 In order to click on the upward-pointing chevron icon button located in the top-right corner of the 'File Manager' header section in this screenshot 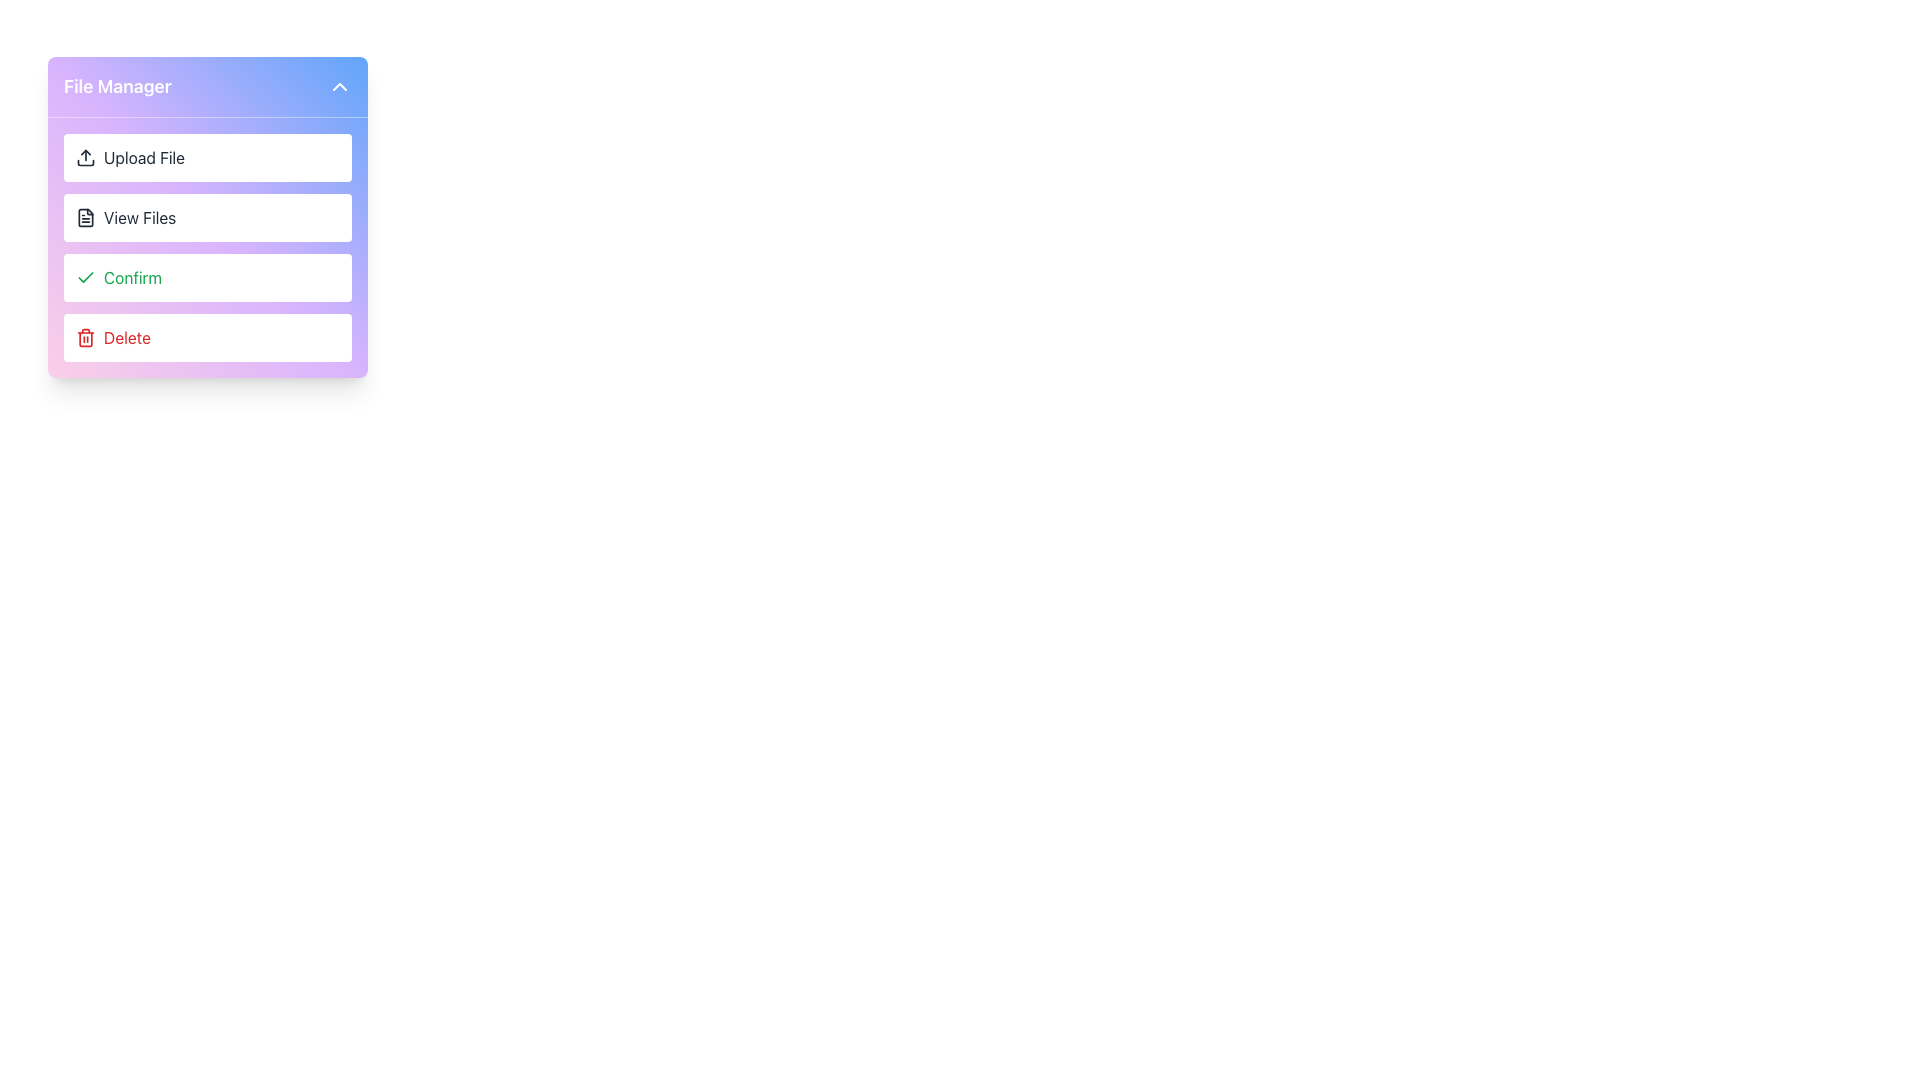, I will do `click(340, 86)`.